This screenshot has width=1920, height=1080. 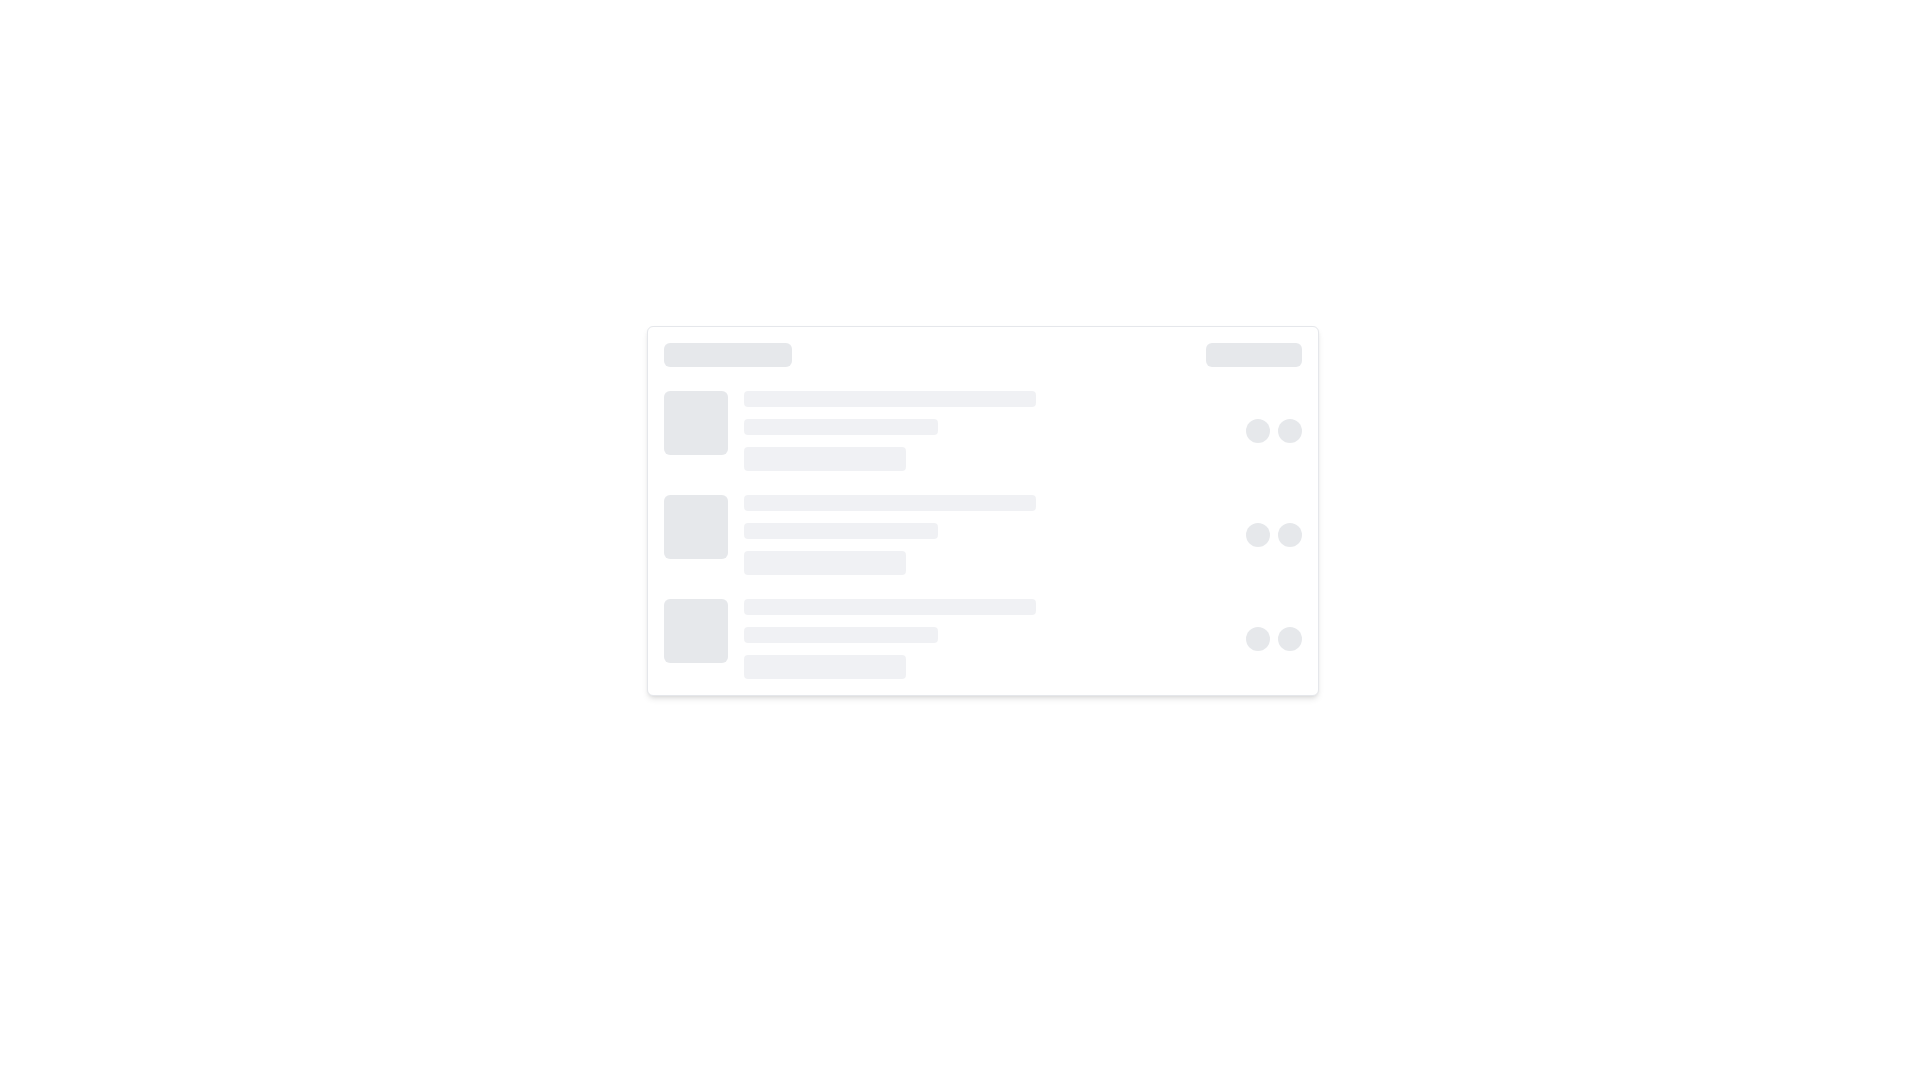 I want to click on the decorative placeholder visual separator located in the top-right section of the card grouping, which has a height of 6px and a light gray background color (#D1D5DB), so click(x=1252, y=353).